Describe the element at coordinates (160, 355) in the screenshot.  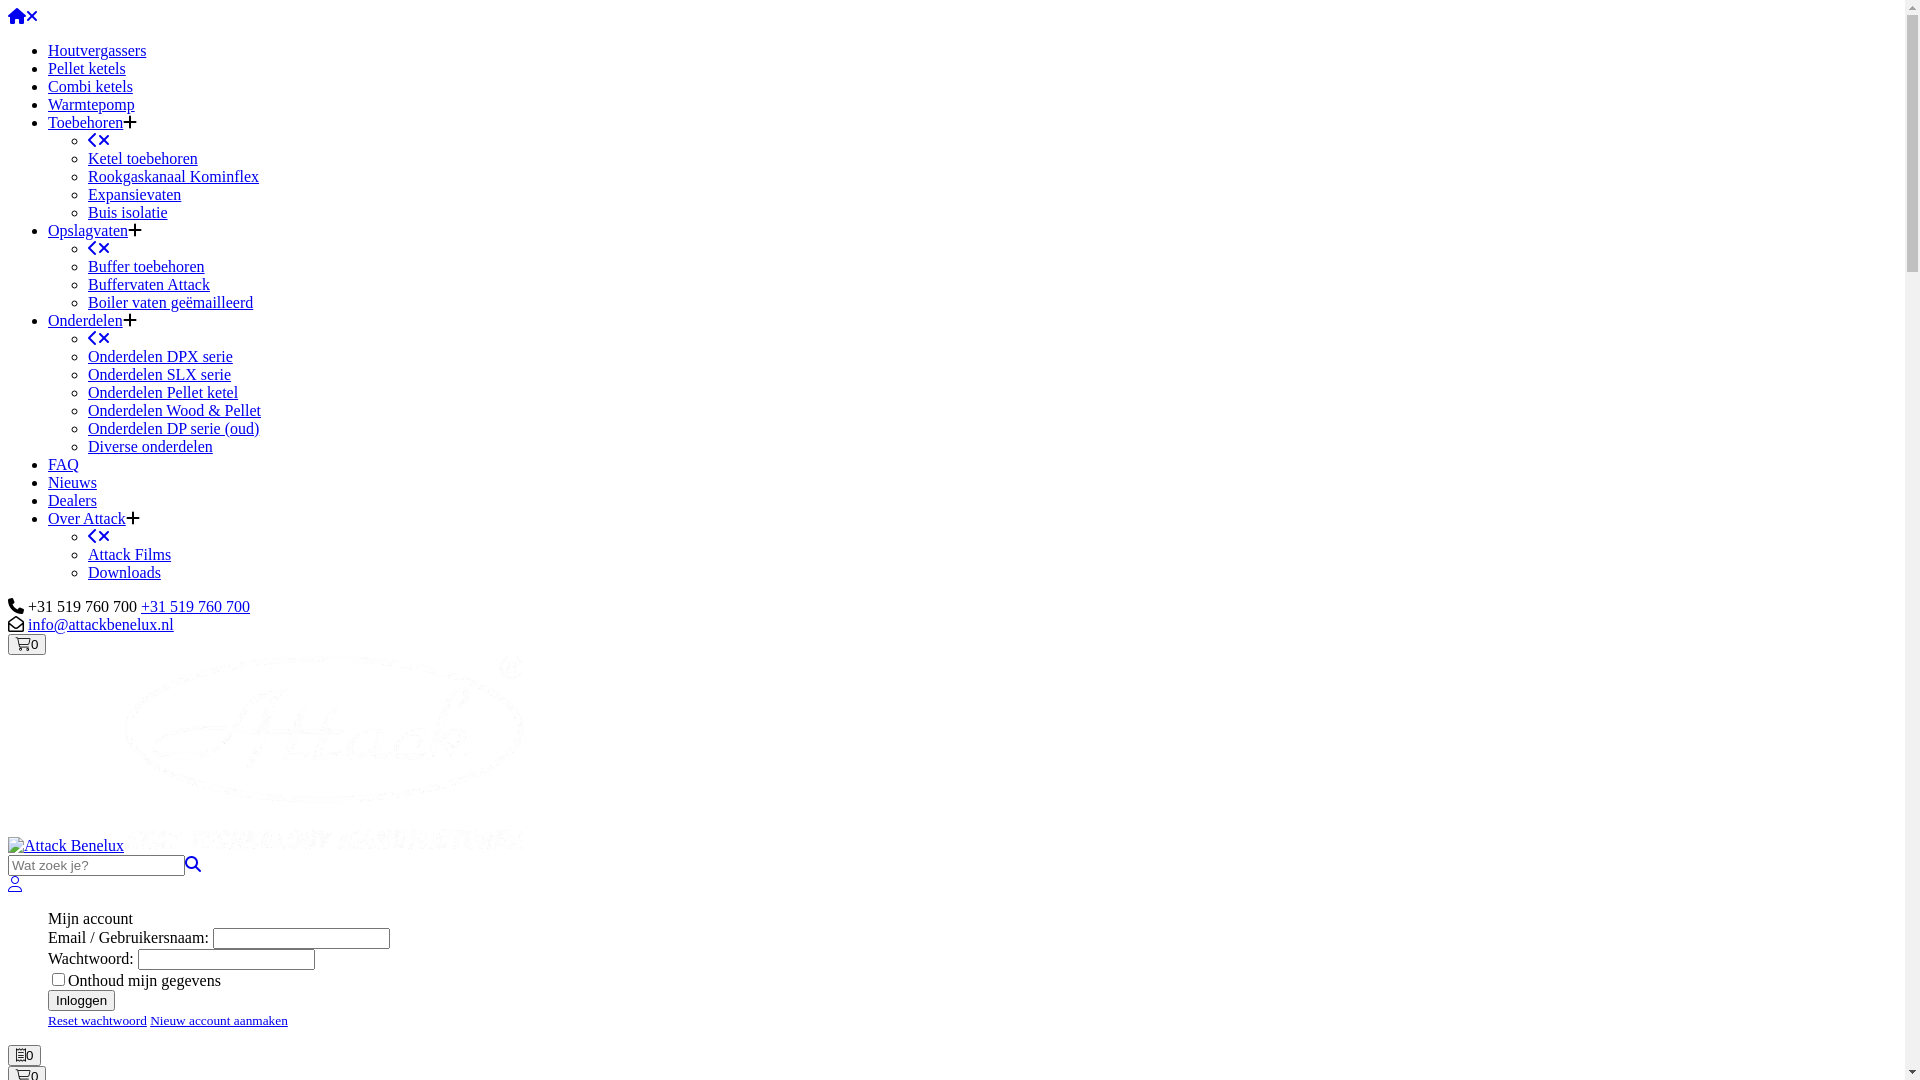
I see `'Onderdelen DPX serie'` at that location.